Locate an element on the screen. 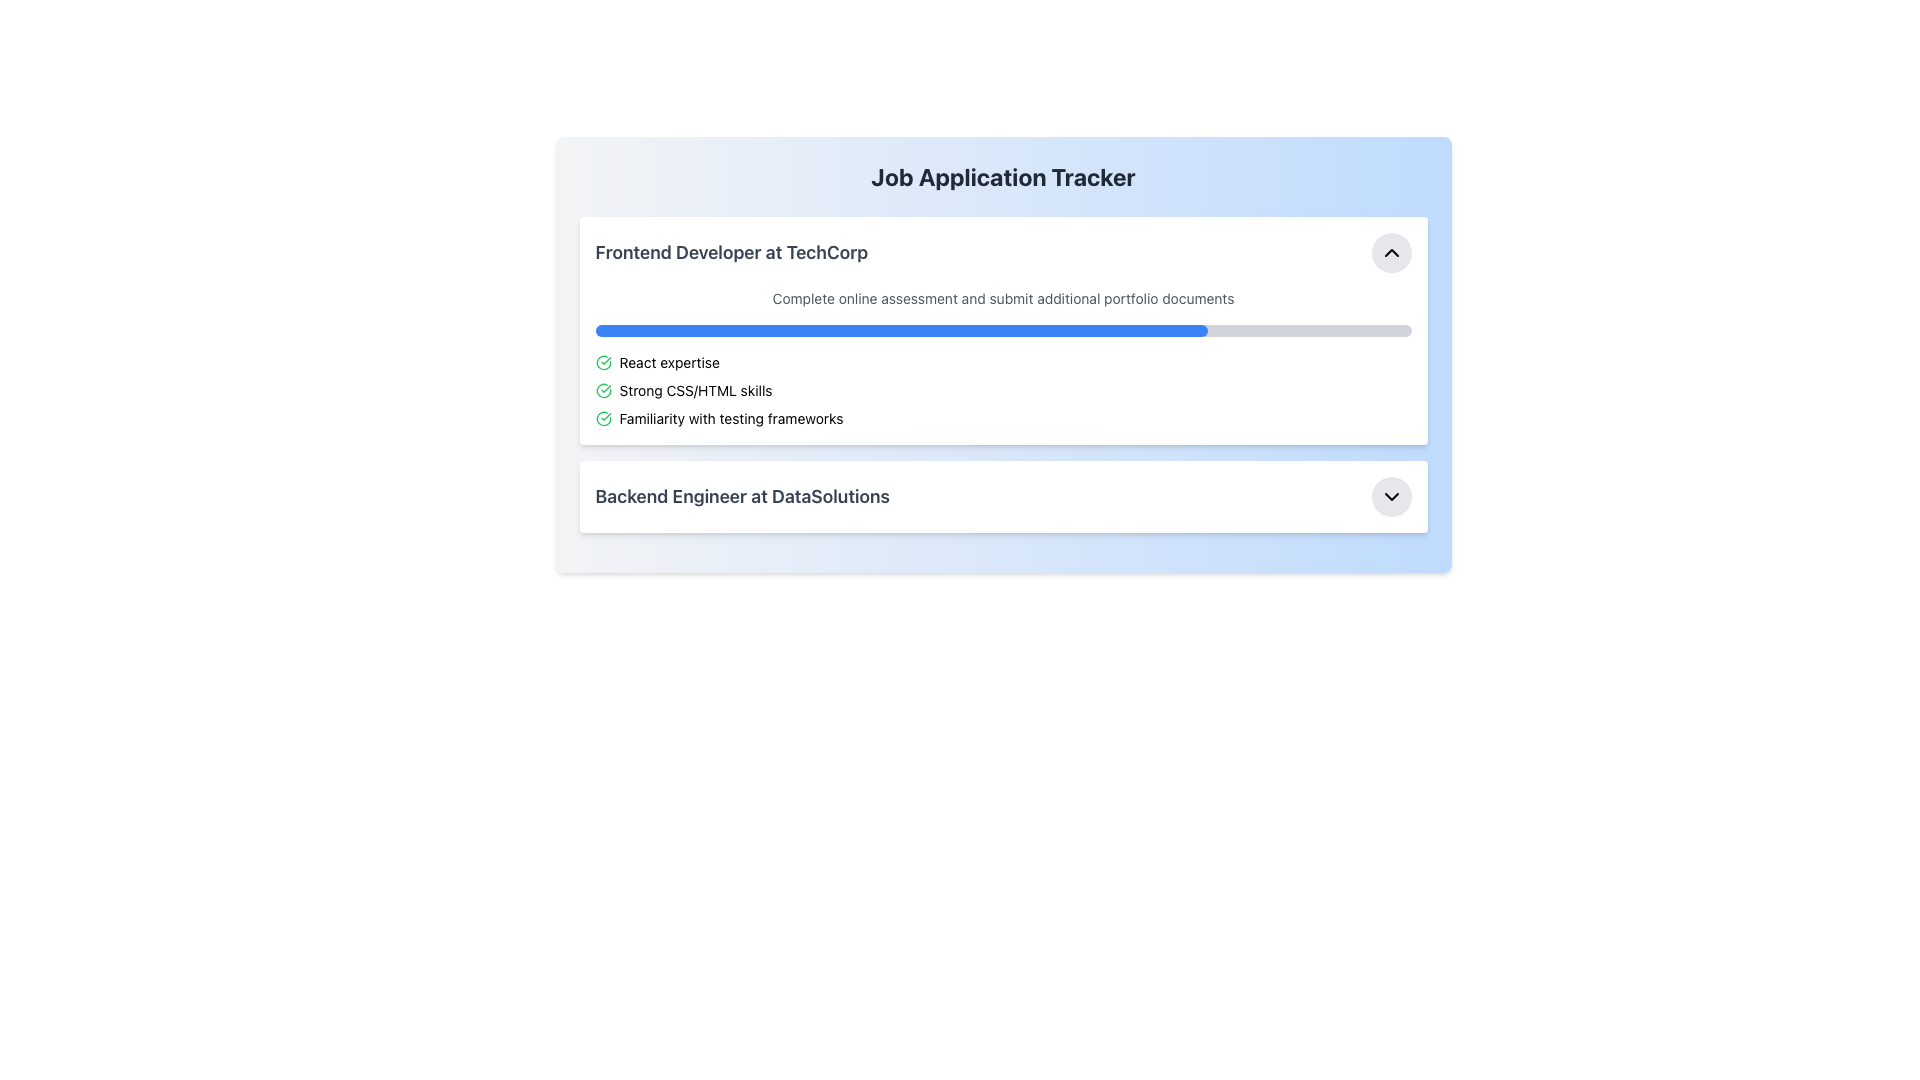  the text label that reads 'Complete online assessment and submit additional portfolio documents', which is styled with a smaller font size and gray color, located above the blue progress bar in the 'Frontend Developer at TechCorp' job posting section is located at coordinates (1003, 299).